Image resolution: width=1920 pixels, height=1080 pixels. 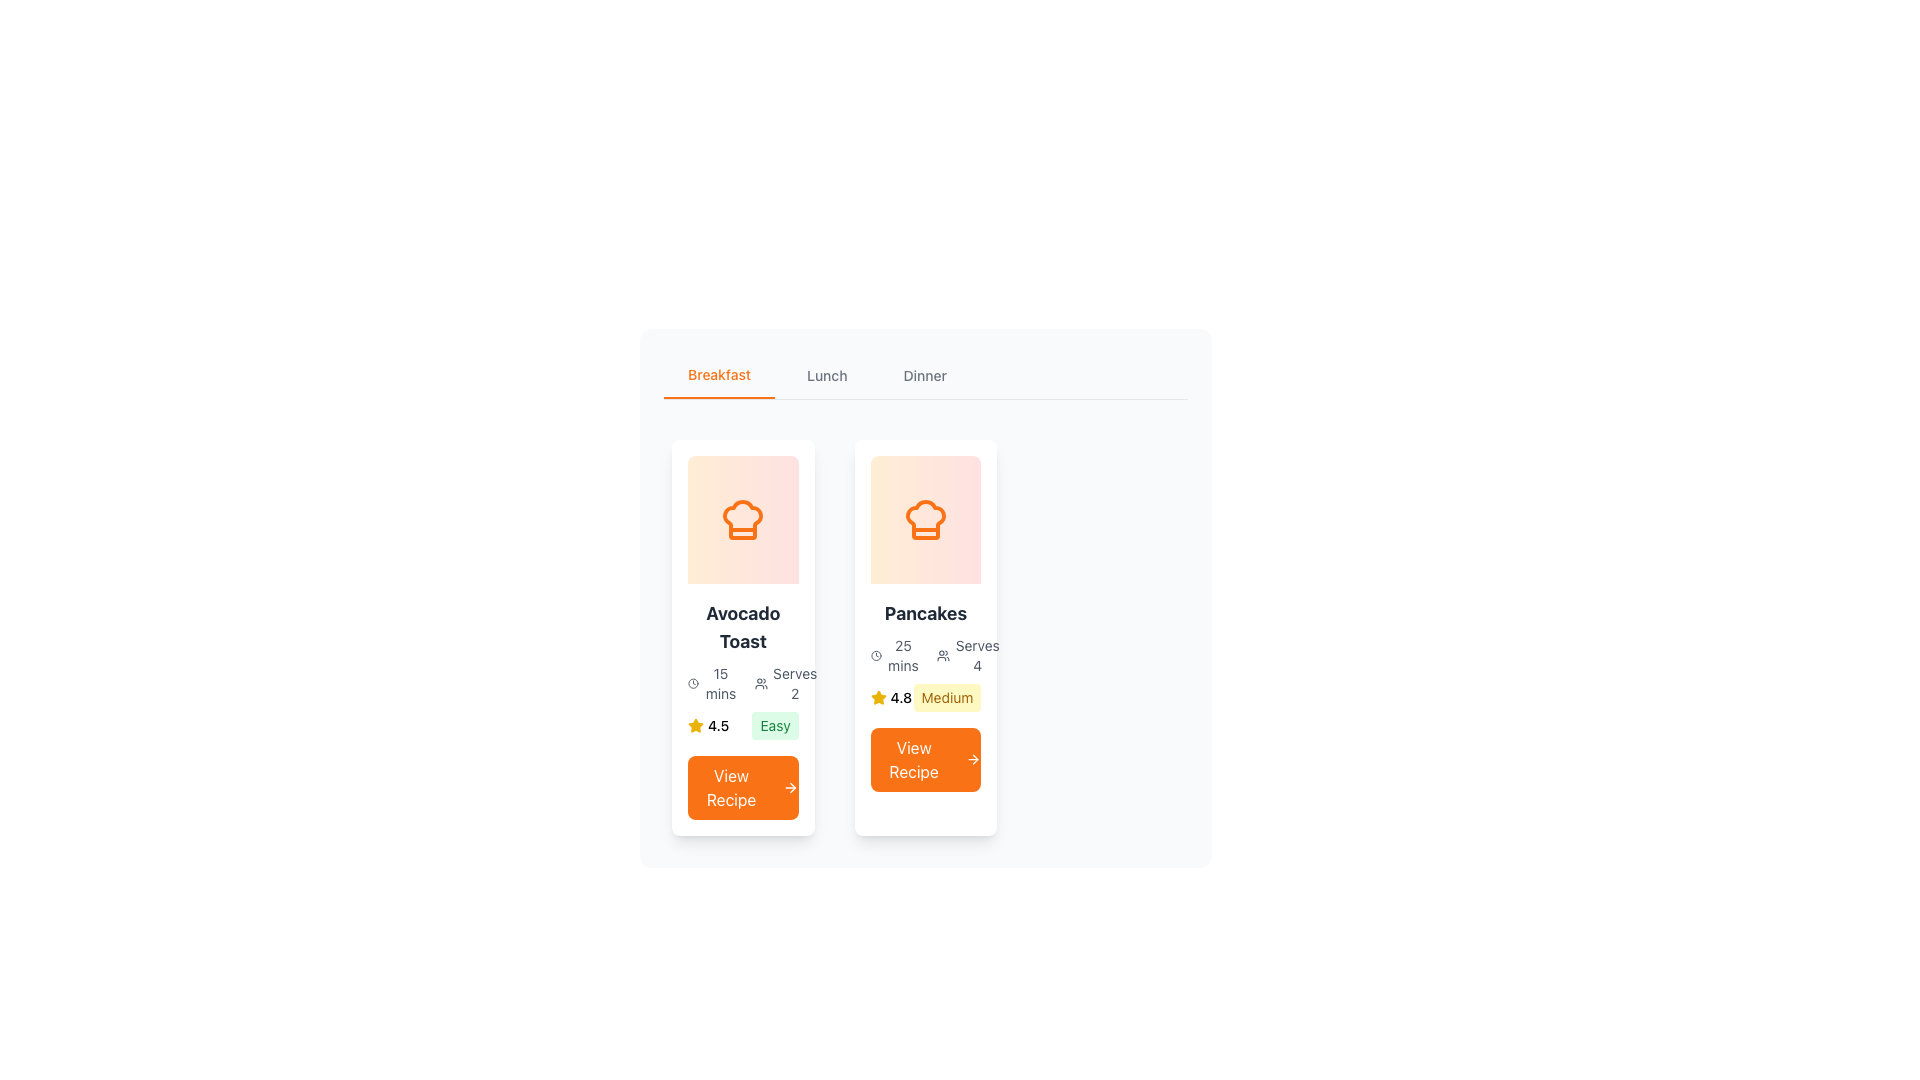 I want to click on the details of the gray-colored icon resembling a group of people, located to the left of the 'Serves 2' text within the 'Avocado Toast' card, so click(x=760, y=682).